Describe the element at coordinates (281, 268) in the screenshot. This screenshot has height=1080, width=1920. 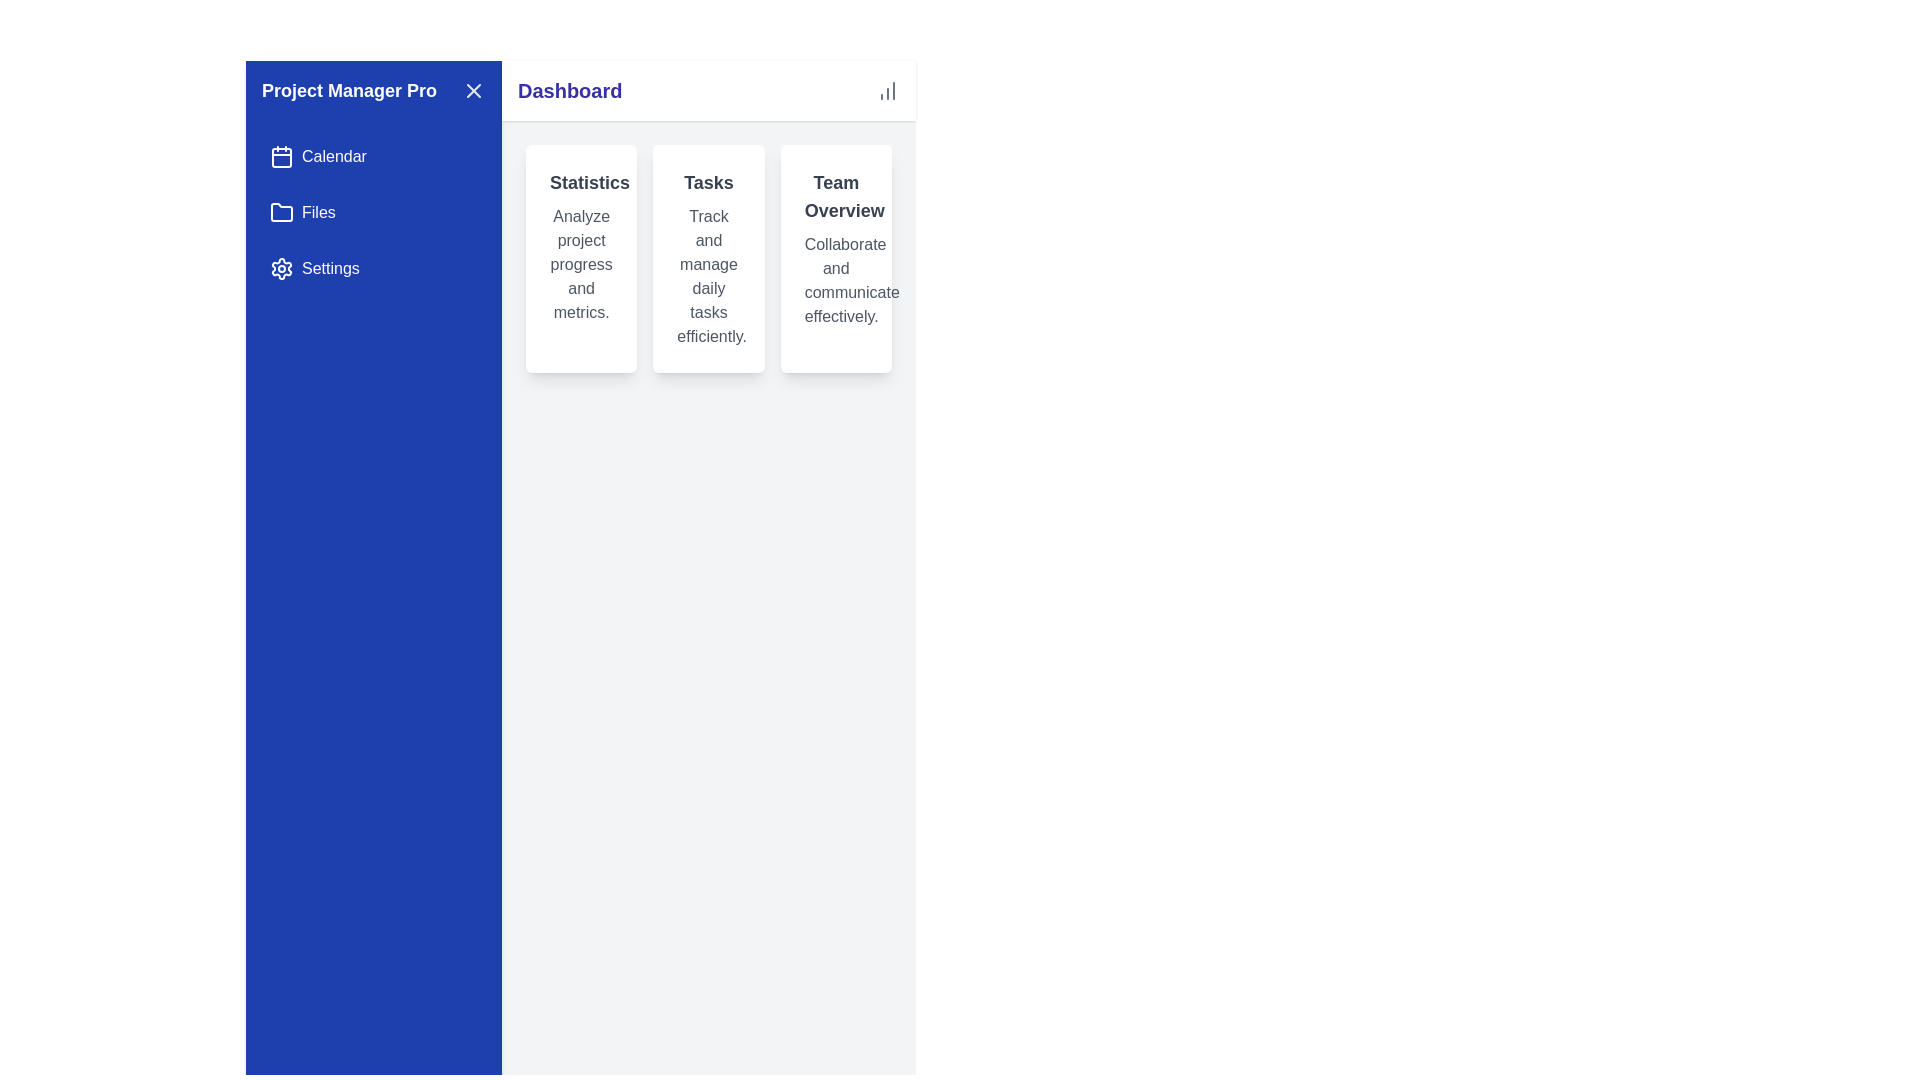
I see `the gear-shaped icon in the vertical navigation menu` at that location.